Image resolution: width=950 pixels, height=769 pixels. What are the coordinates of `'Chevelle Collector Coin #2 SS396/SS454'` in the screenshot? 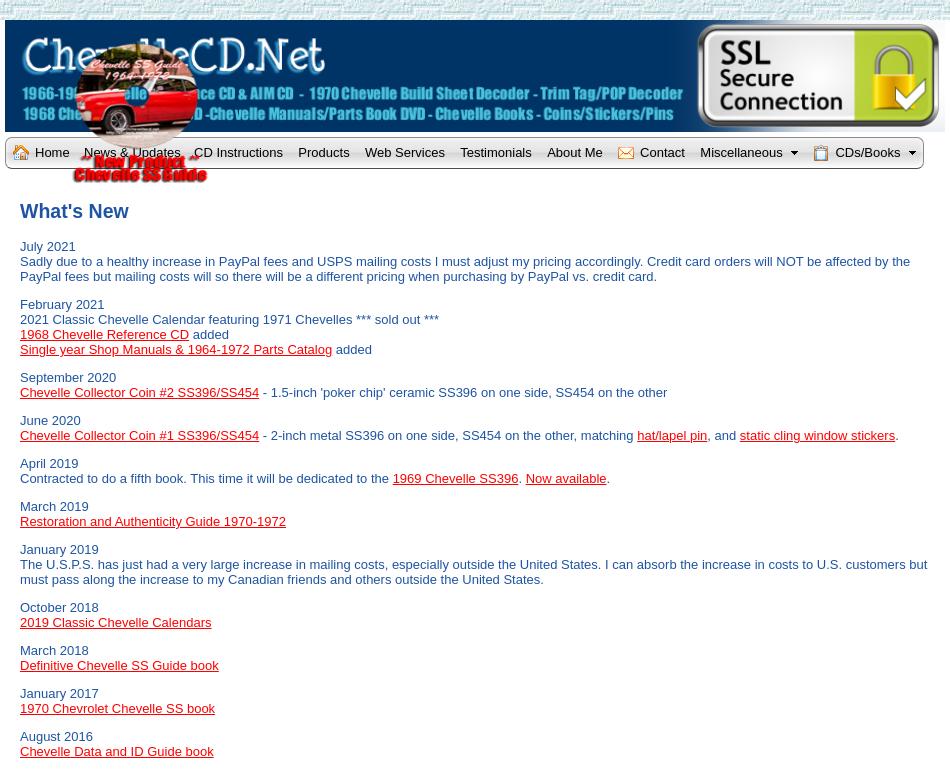 It's located at (139, 392).